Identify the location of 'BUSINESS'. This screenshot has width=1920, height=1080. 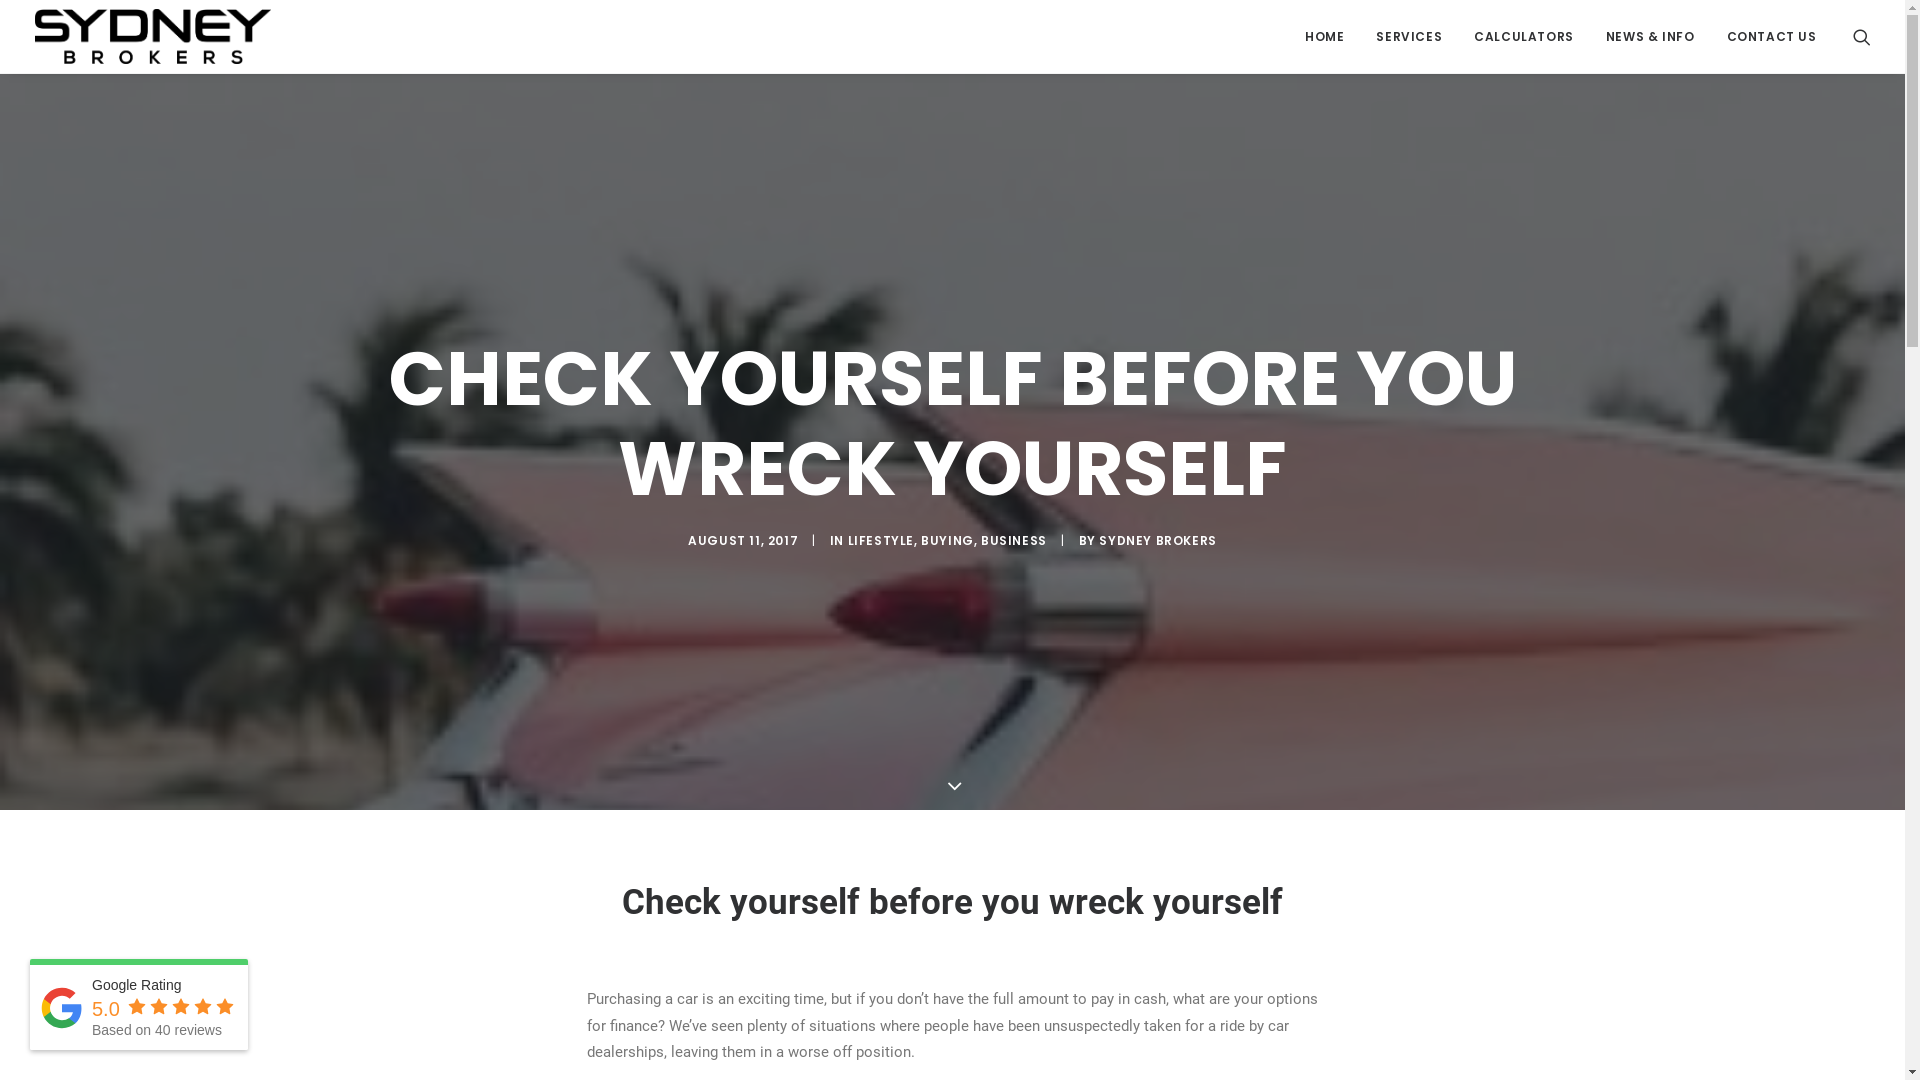
(1013, 540).